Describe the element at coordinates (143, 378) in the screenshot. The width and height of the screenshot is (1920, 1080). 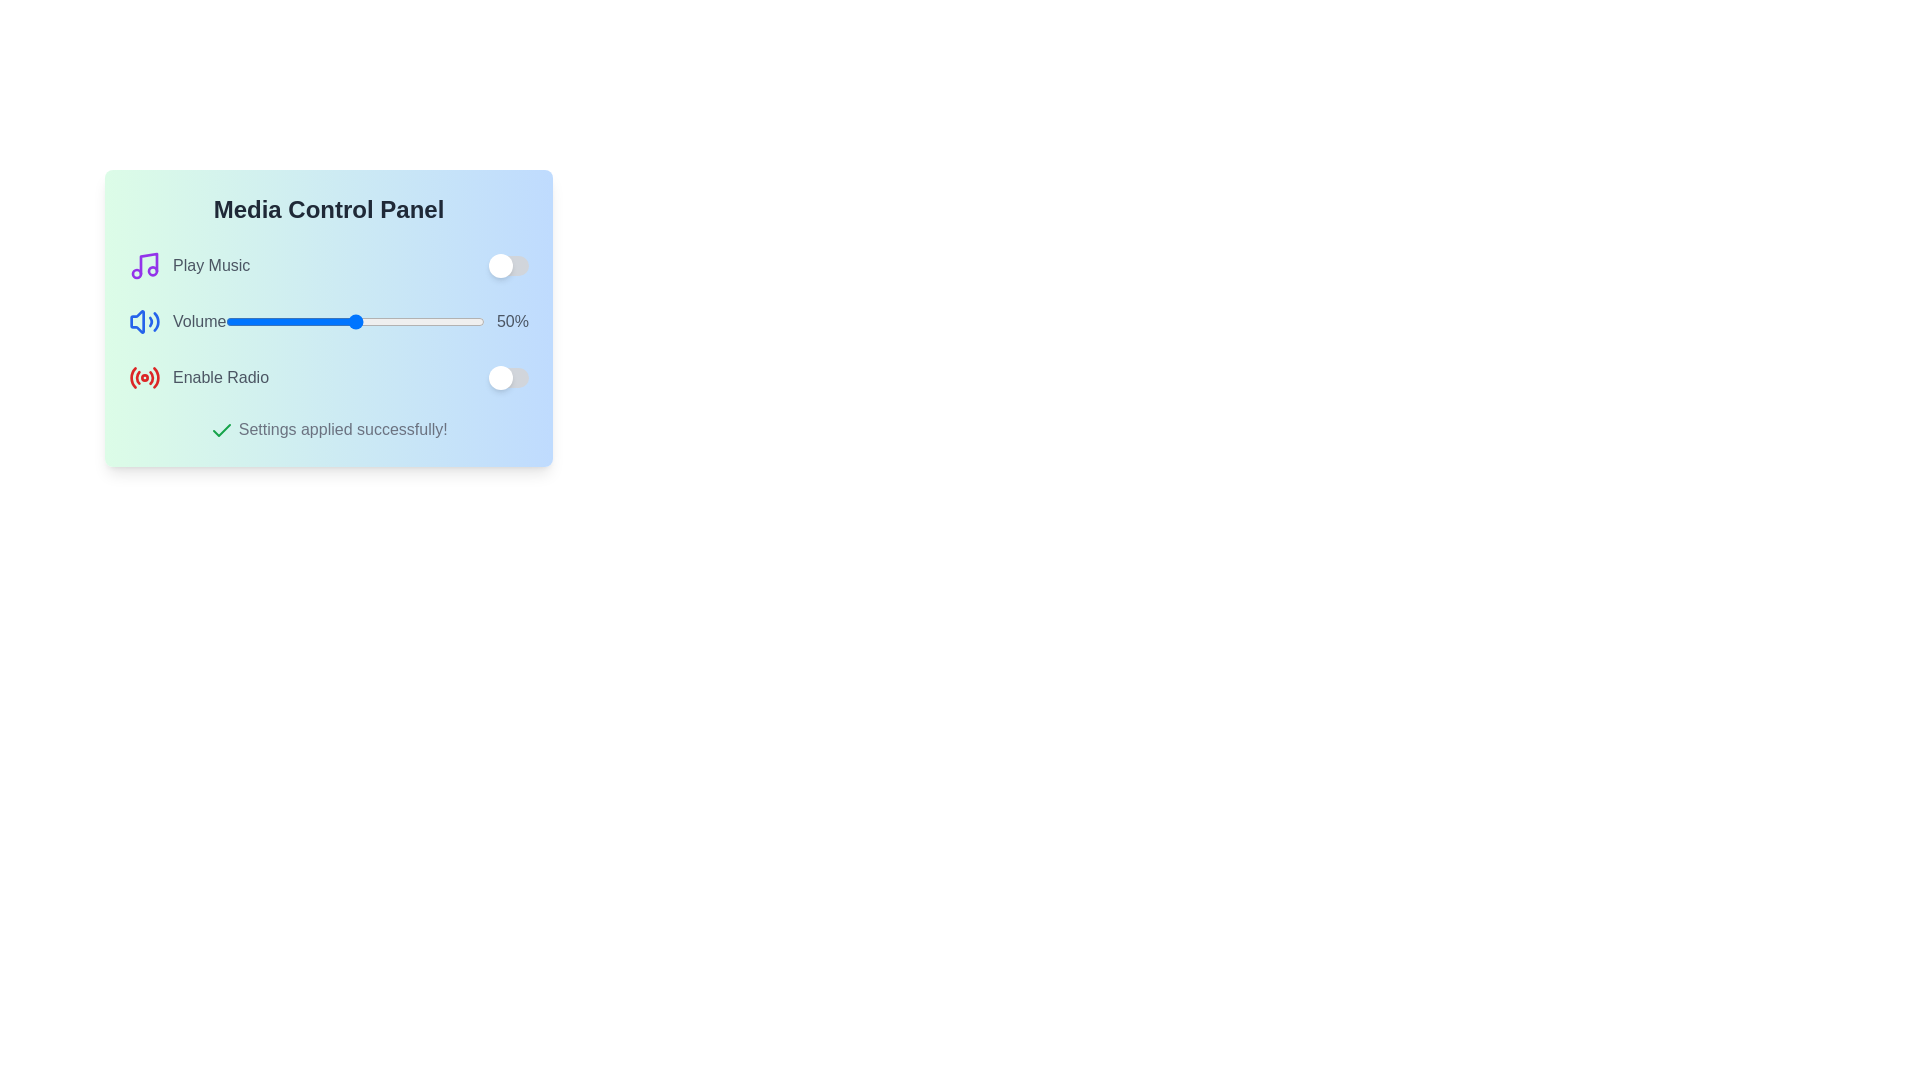
I see `the icon representing the enabling functionality of the radio feature in the 'Enable Radio' section of the Media Control Panel, located to the left of the 'Enable Radio' label` at that location.